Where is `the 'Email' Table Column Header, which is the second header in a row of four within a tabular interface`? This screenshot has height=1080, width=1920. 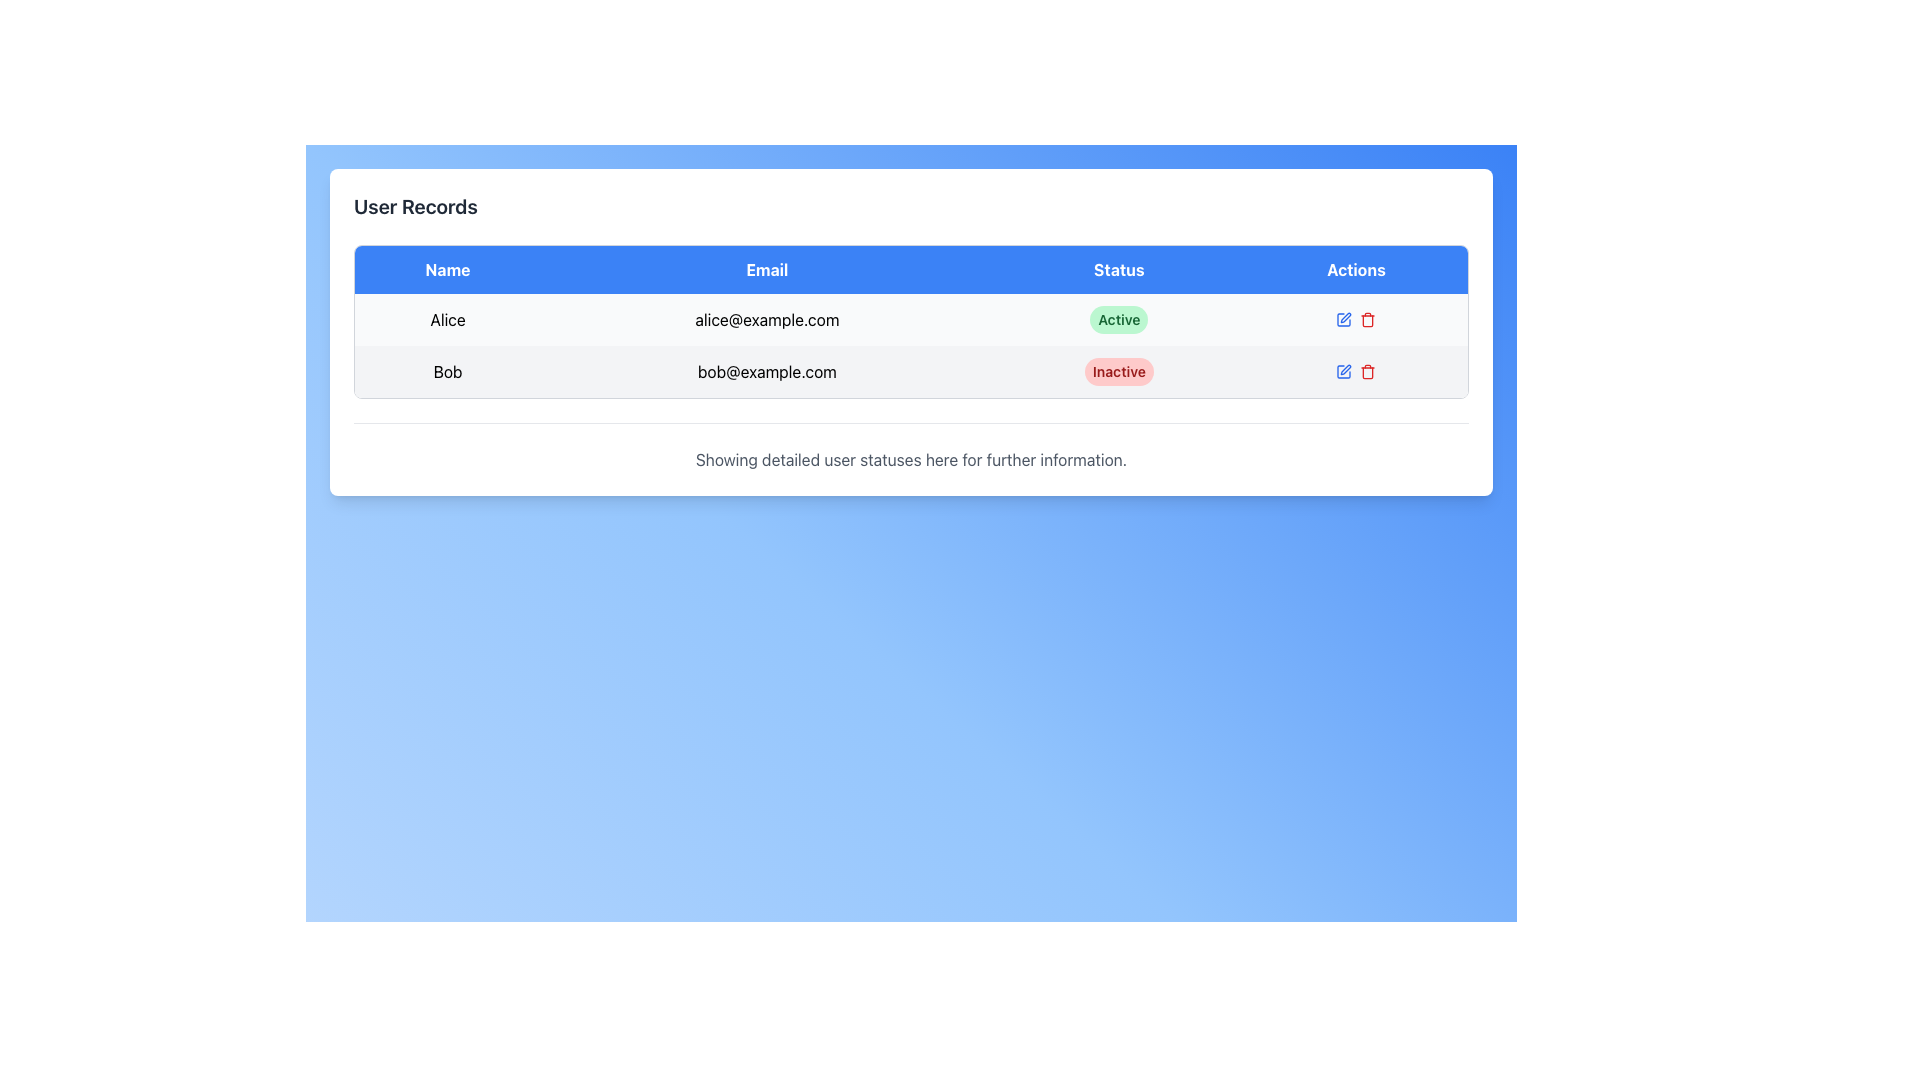 the 'Email' Table Column Header, which is the second header in a row of four within a tabular interface is located at coordinates (766, 270).